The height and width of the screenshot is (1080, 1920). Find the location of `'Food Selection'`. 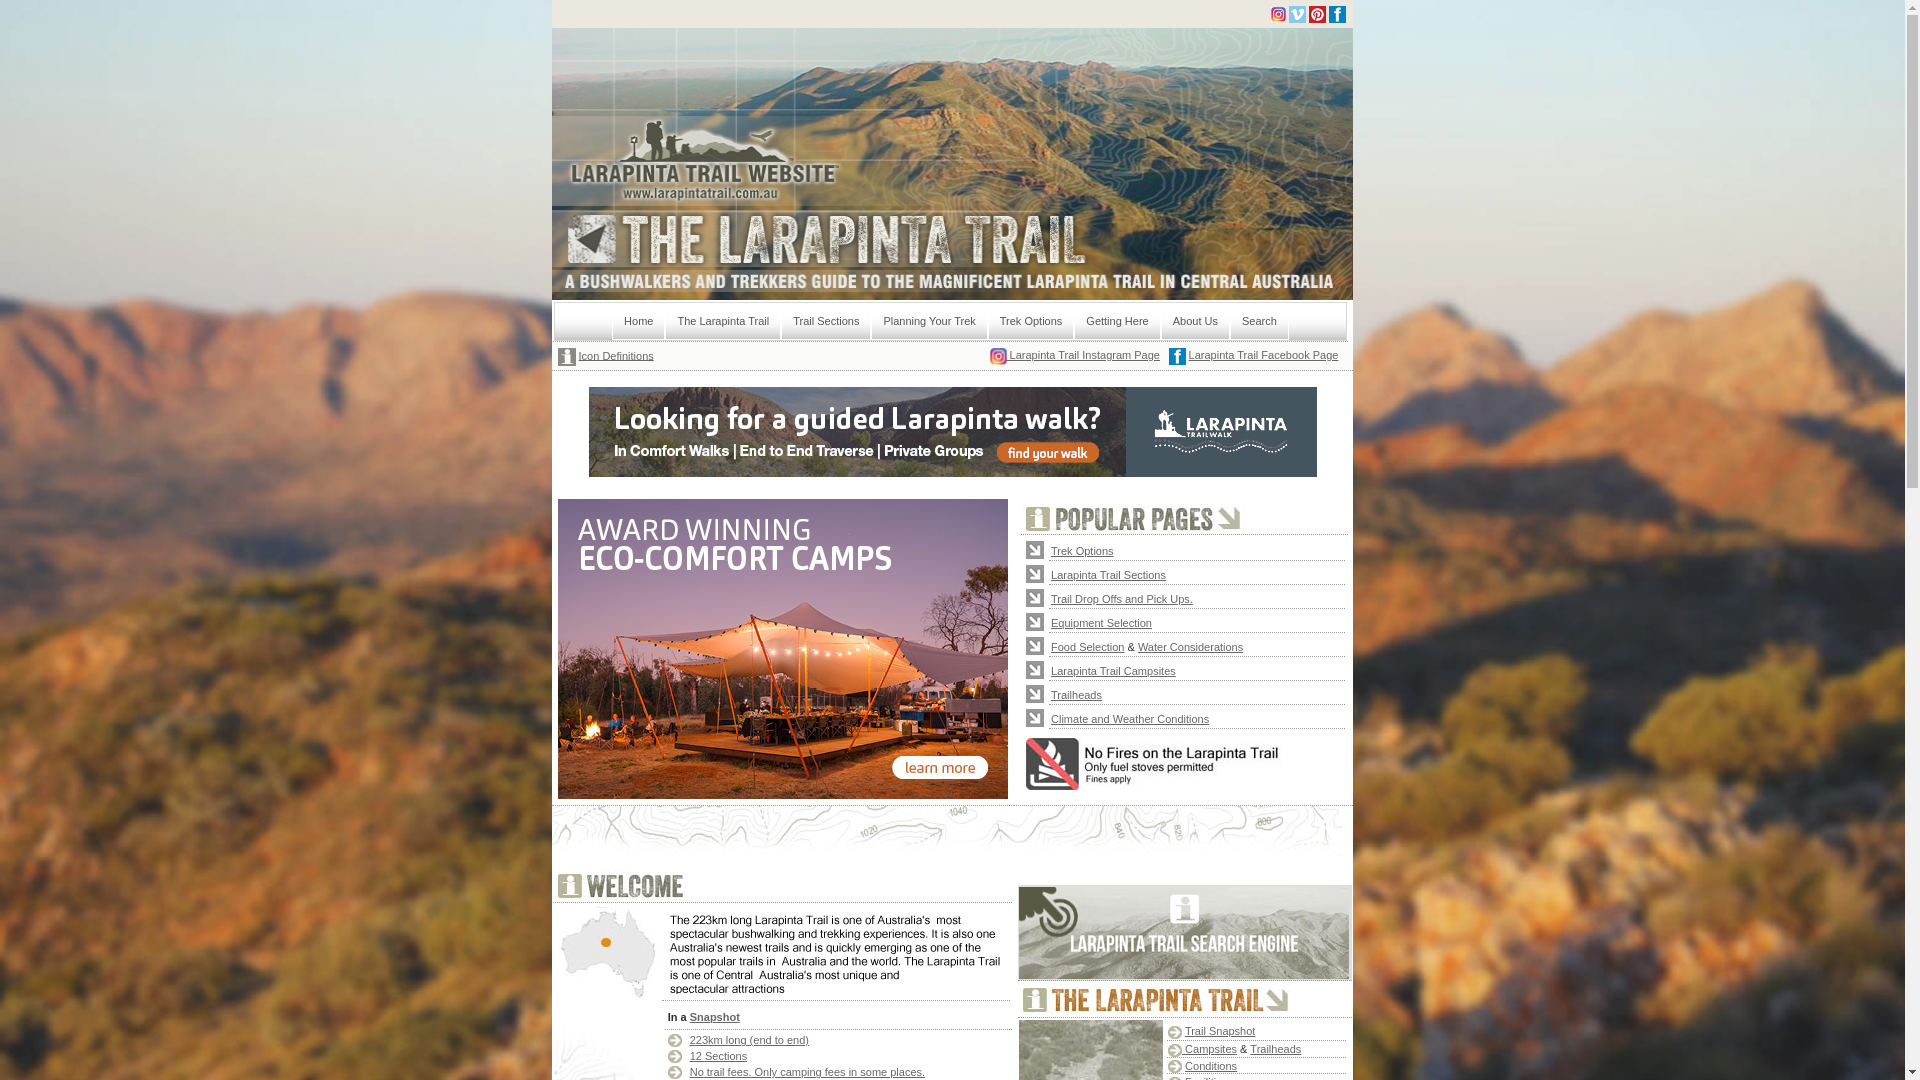

'Food Selection' is located at coordinates (1086, 645).